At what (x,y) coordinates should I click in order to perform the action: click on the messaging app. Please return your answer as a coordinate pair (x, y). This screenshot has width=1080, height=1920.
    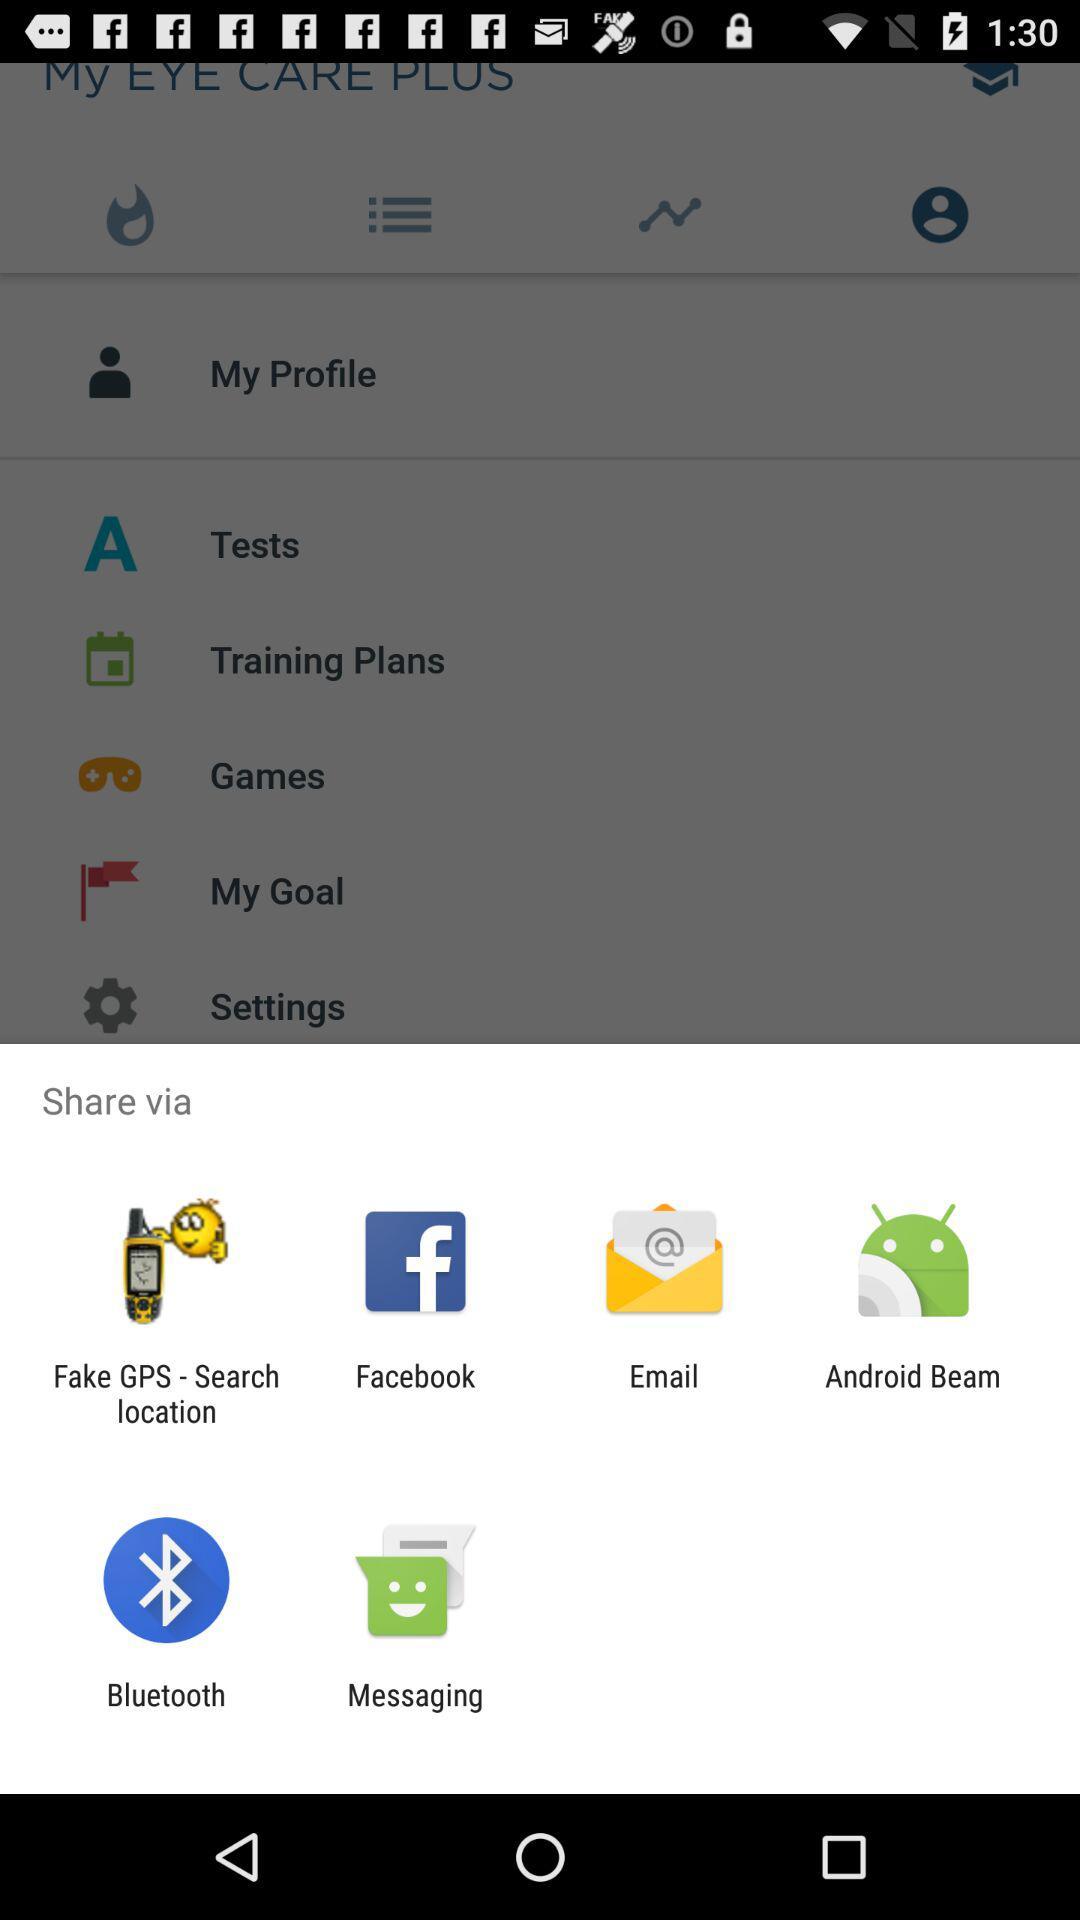
    Looking at the image, I should click on (414, 1711).